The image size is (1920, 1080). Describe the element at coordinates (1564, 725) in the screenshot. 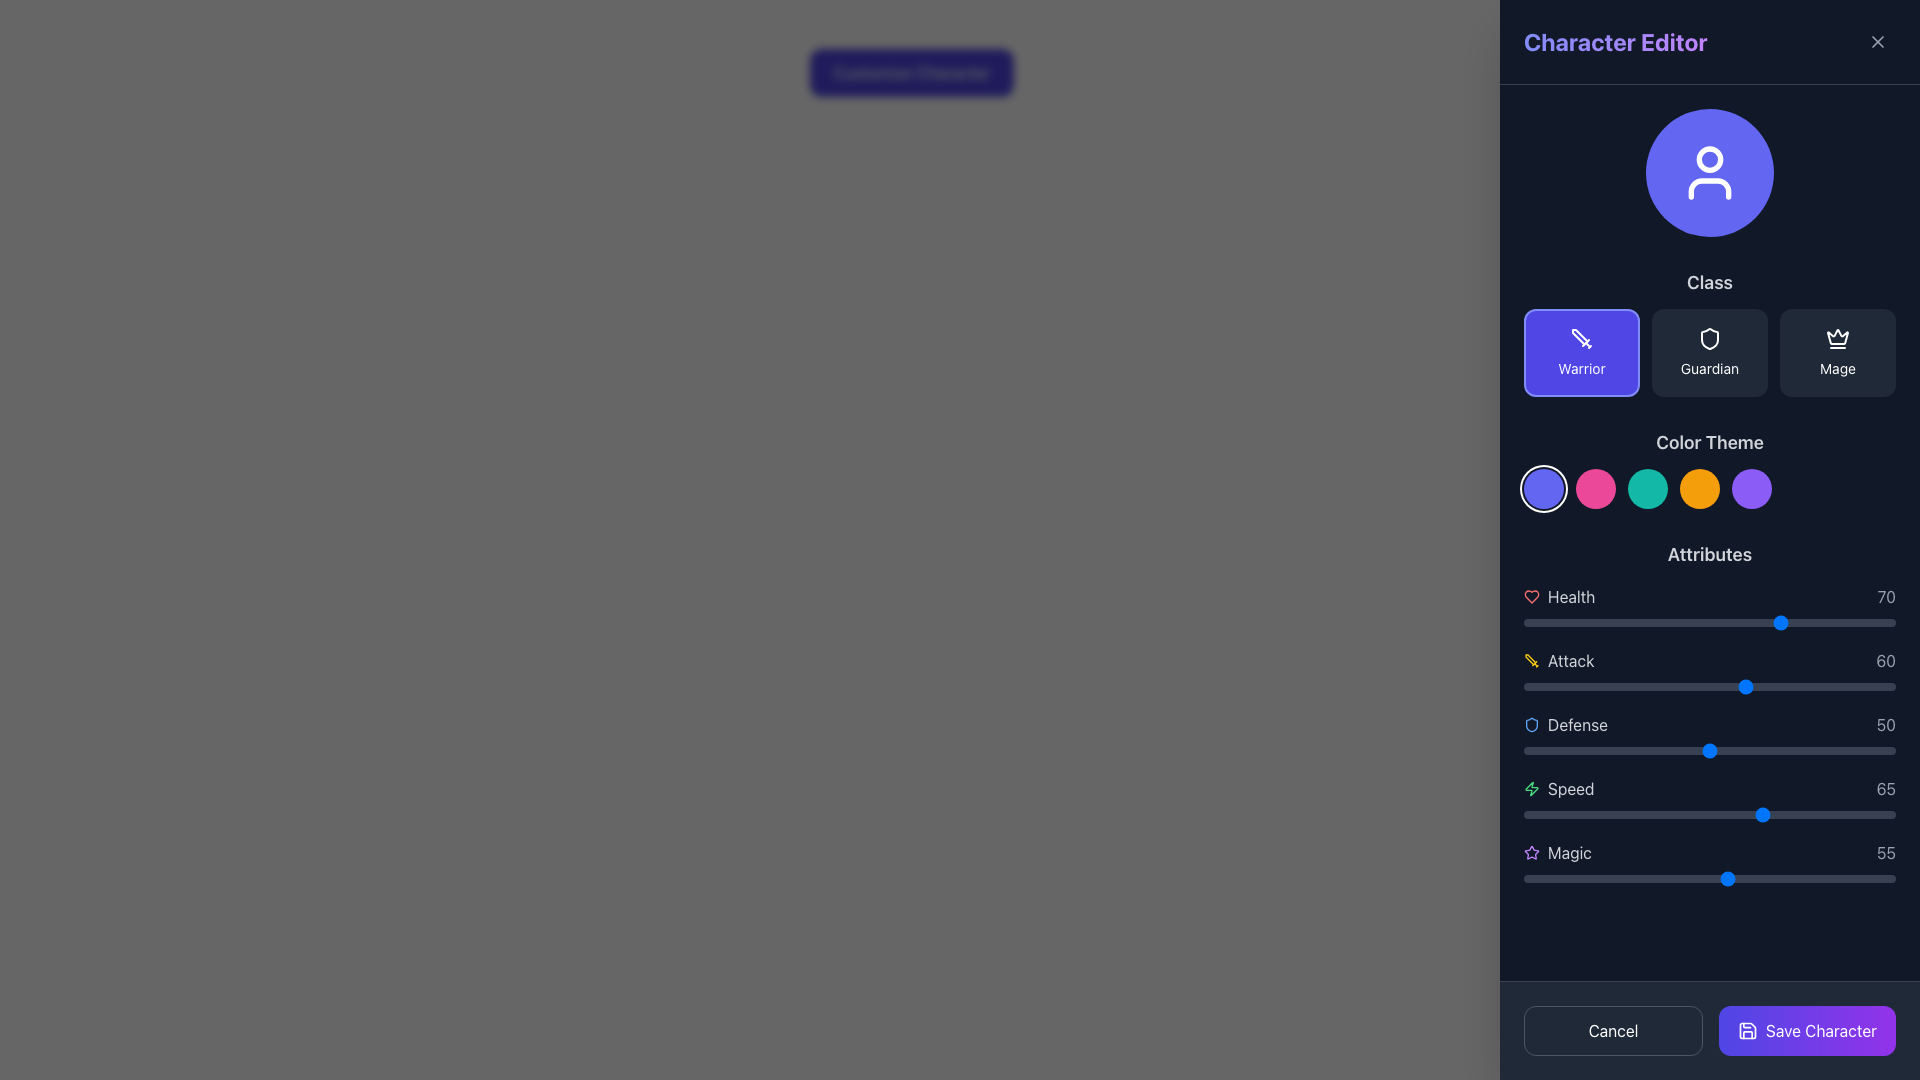

I see `the Label with a shield icon and the word 'Defense' in gray text located in the 'Attributes' section of the 'Character Editor', which is the third element from the top` at that location.